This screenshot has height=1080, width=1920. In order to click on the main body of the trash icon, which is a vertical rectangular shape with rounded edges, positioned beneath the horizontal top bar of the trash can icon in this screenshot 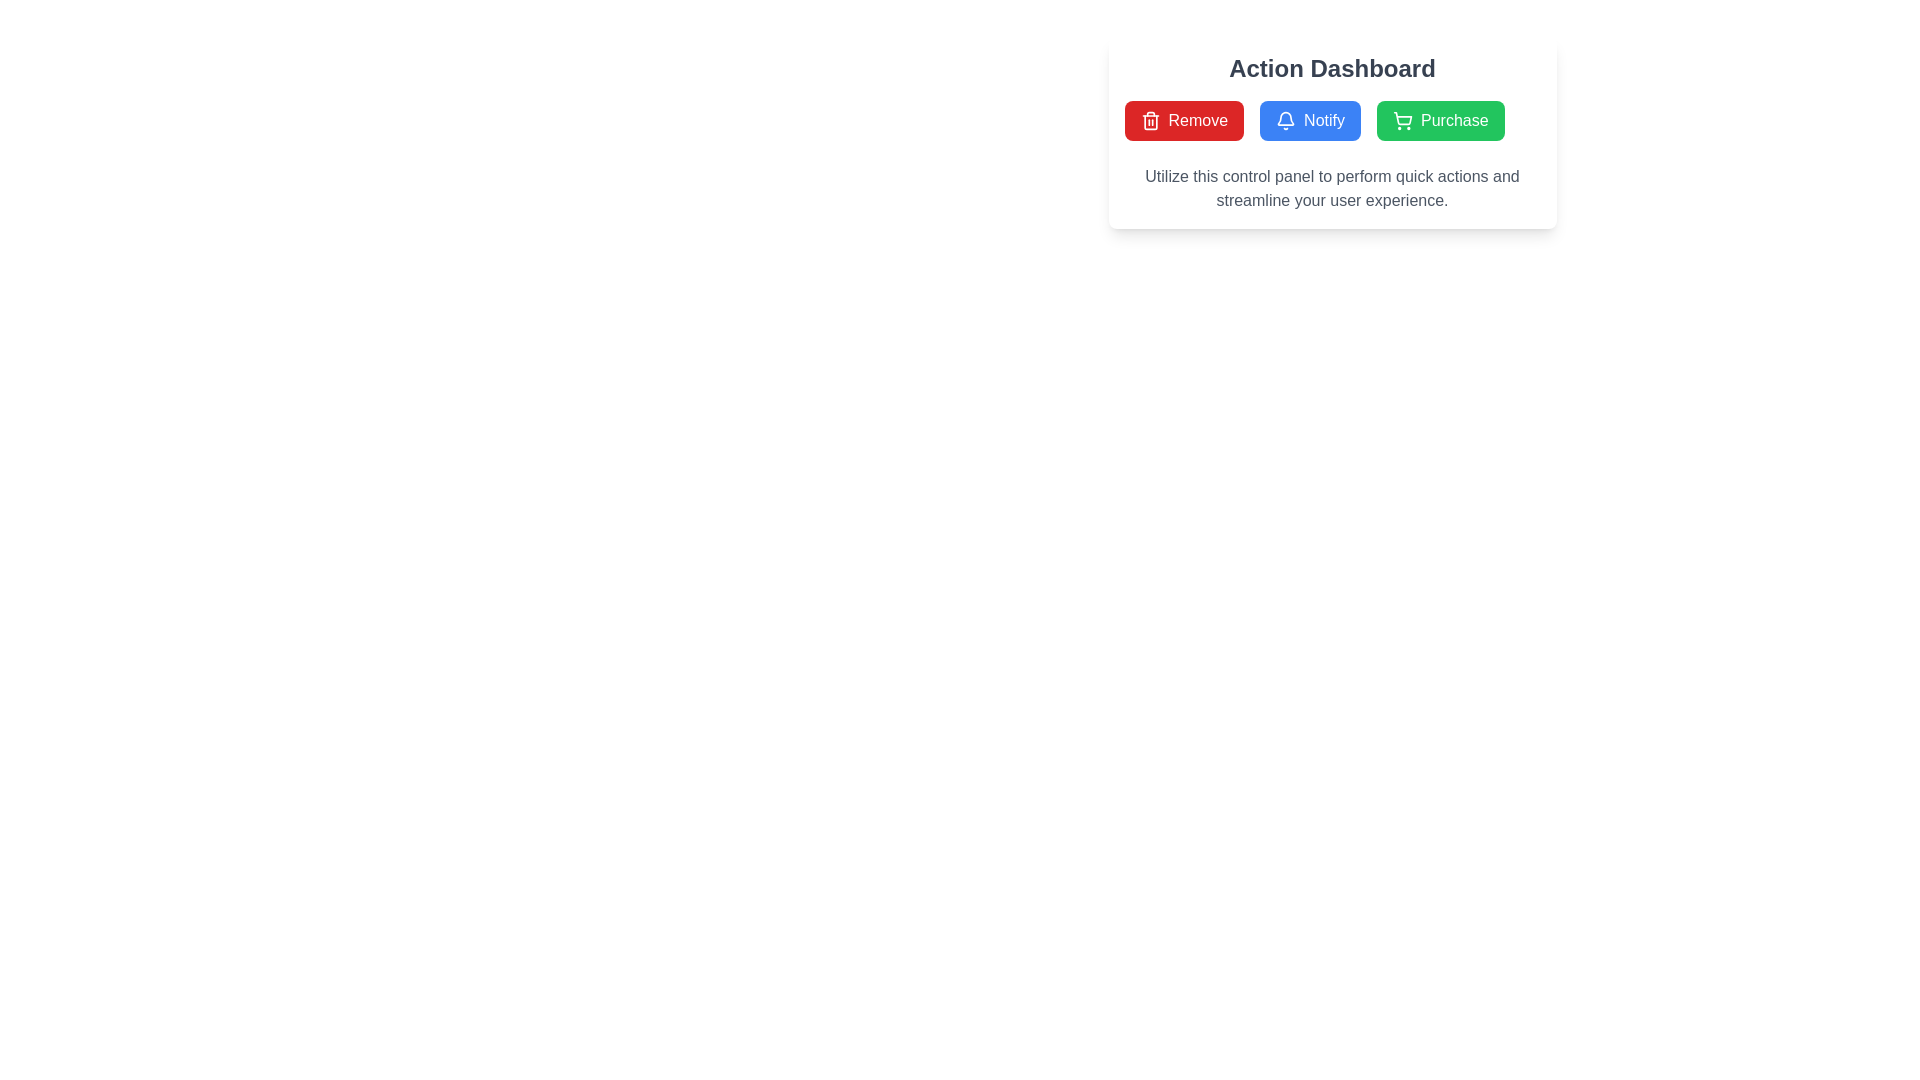, I will do `click(1150, 122)`.